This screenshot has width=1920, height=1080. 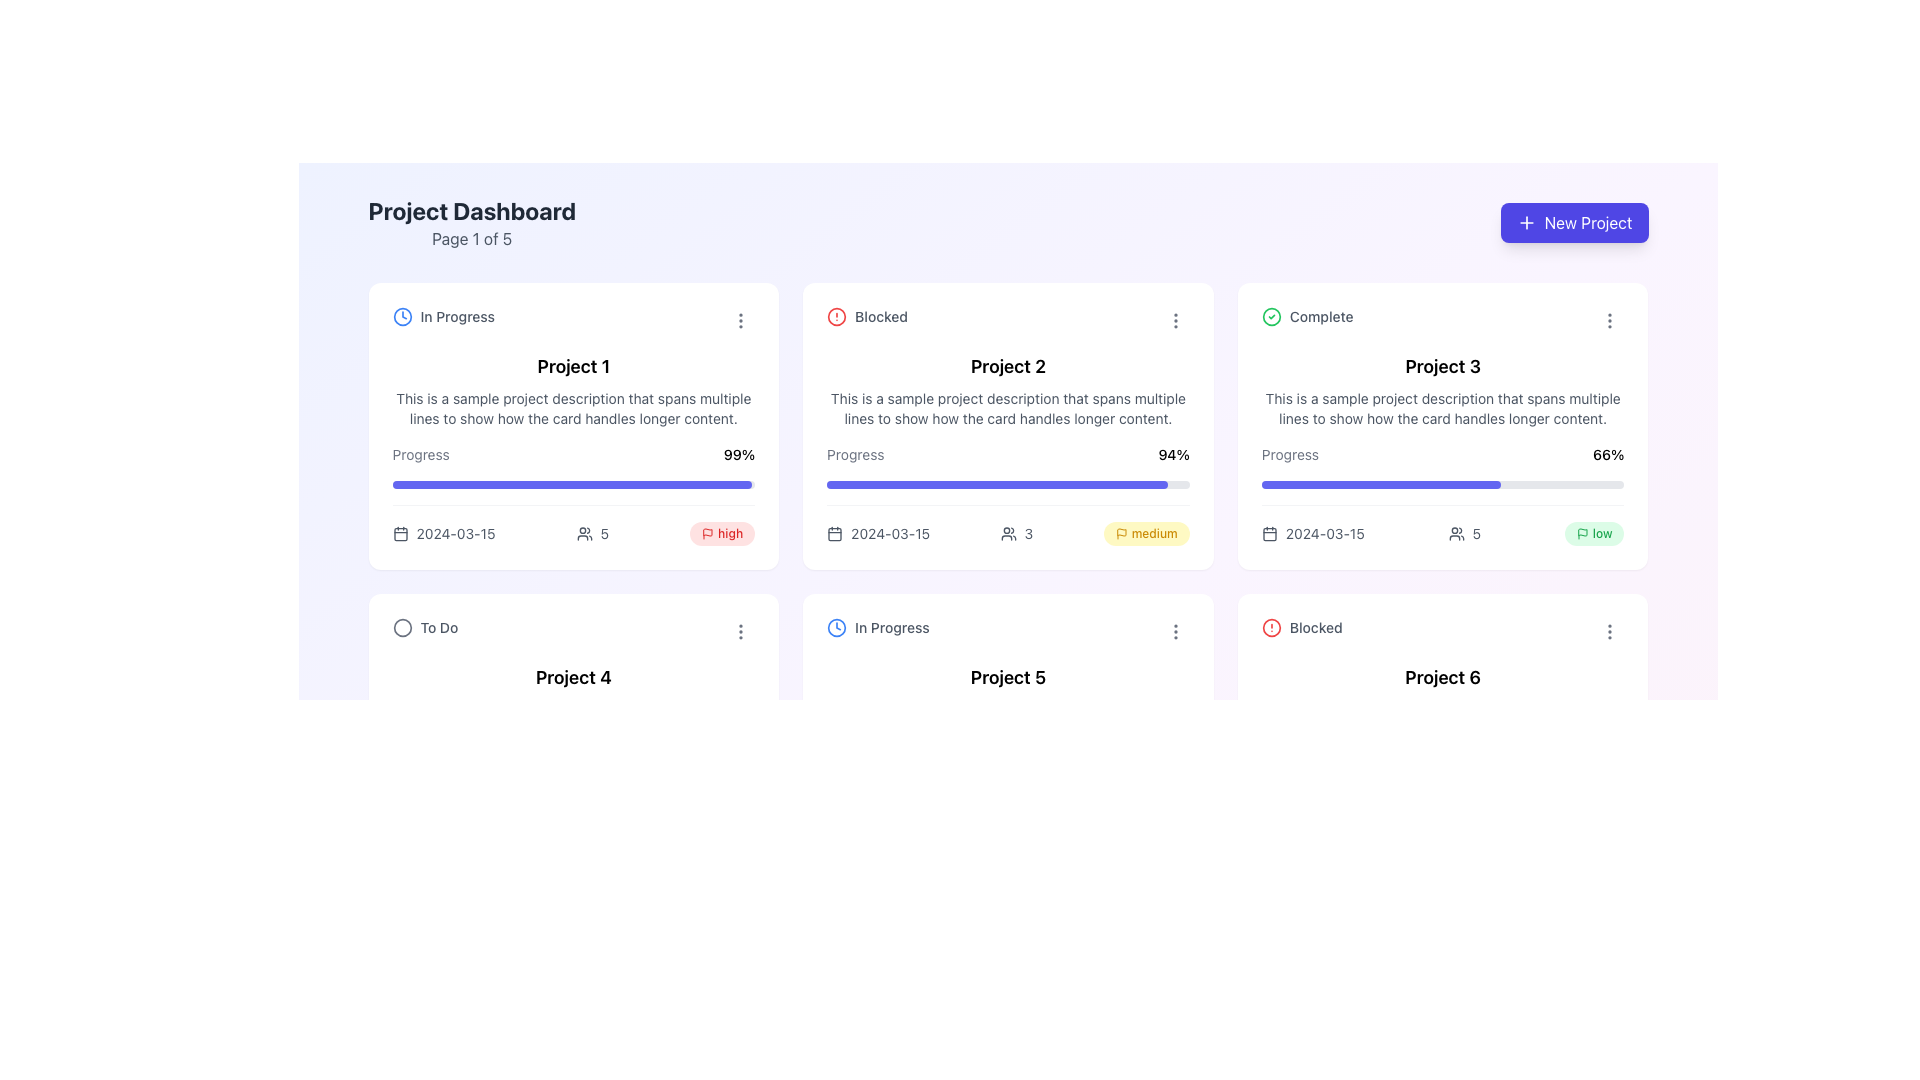 I want to click on on the Interactive project card for 'Project 1' located in the upper-left corner of the project cards grid, so click(x=572, y=425).